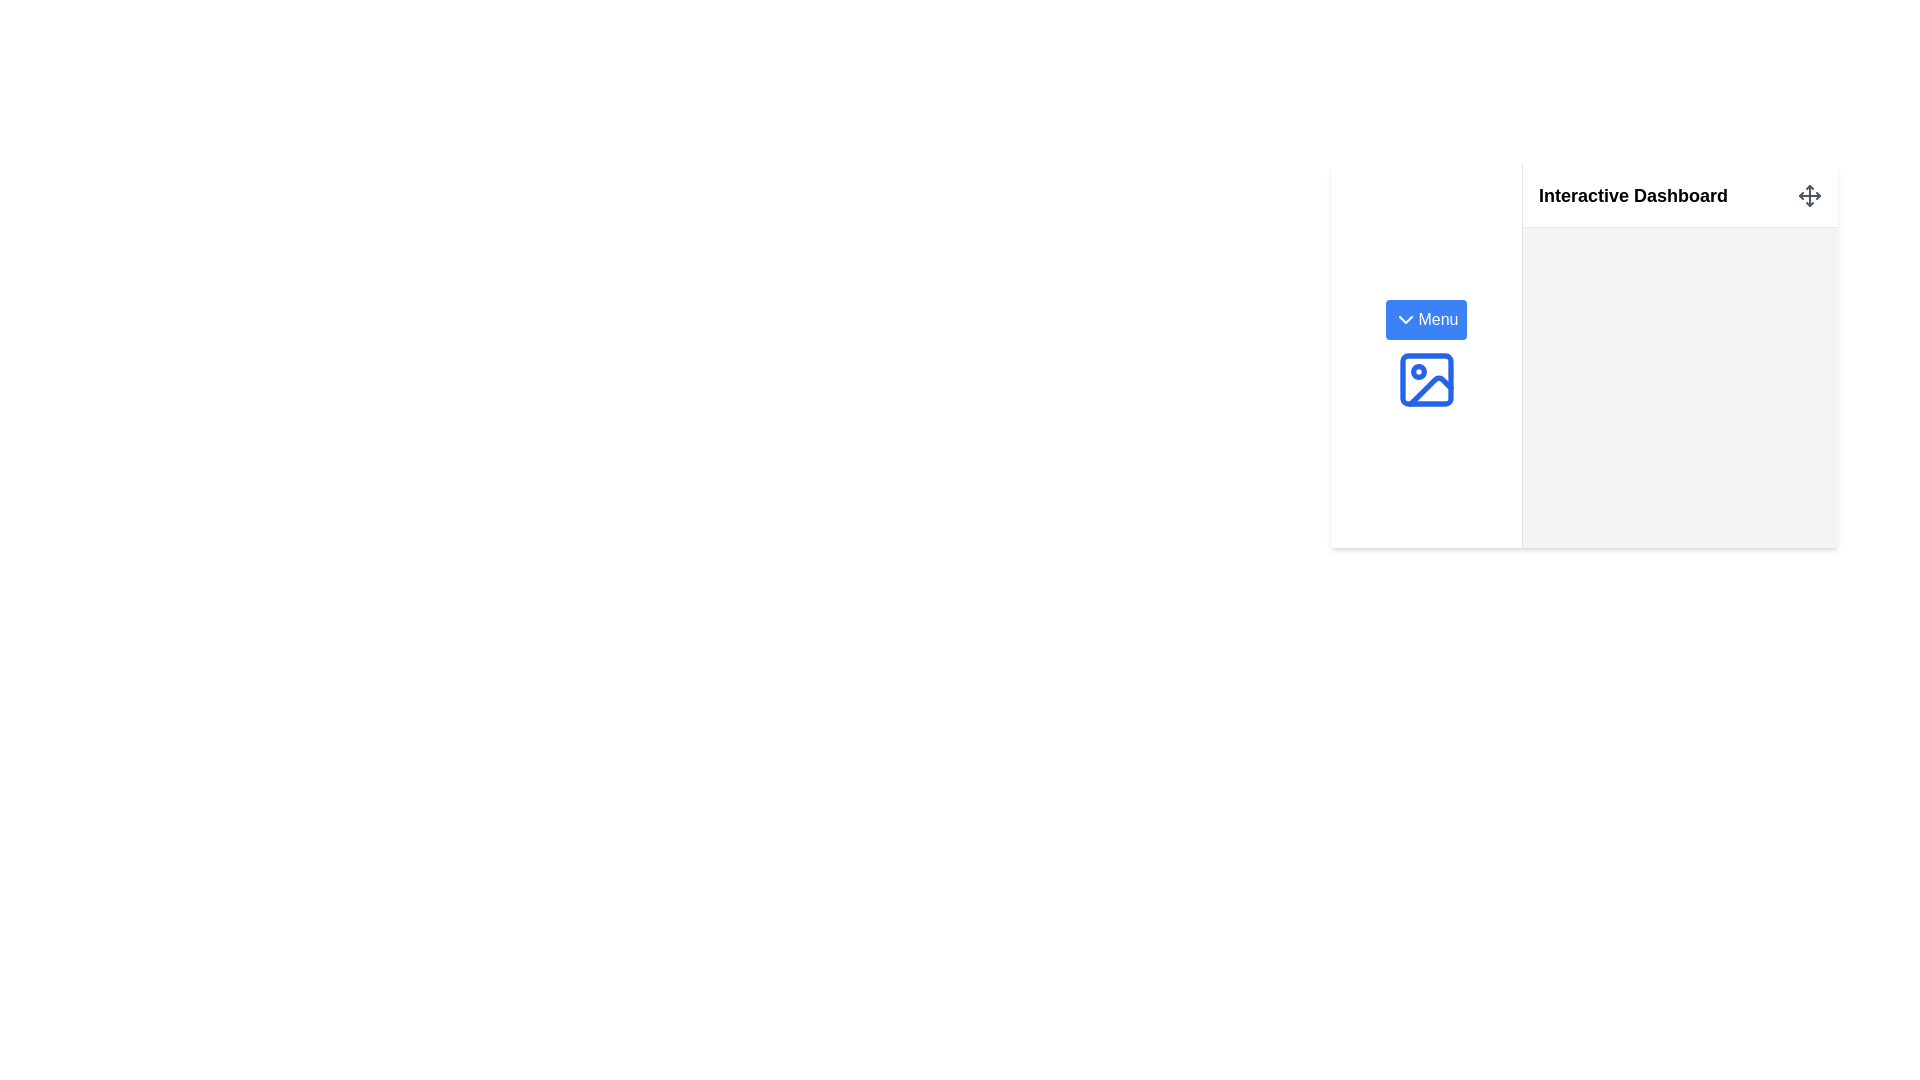 Image resolution: width=1920 pixels, height=1080 pixels. What do you see at coordinates (1680, 196) in the screenshot?
I see `text 'Interactive Dashboard' located in the header at the top-right section of the page` at bounding box center [1680, 196].